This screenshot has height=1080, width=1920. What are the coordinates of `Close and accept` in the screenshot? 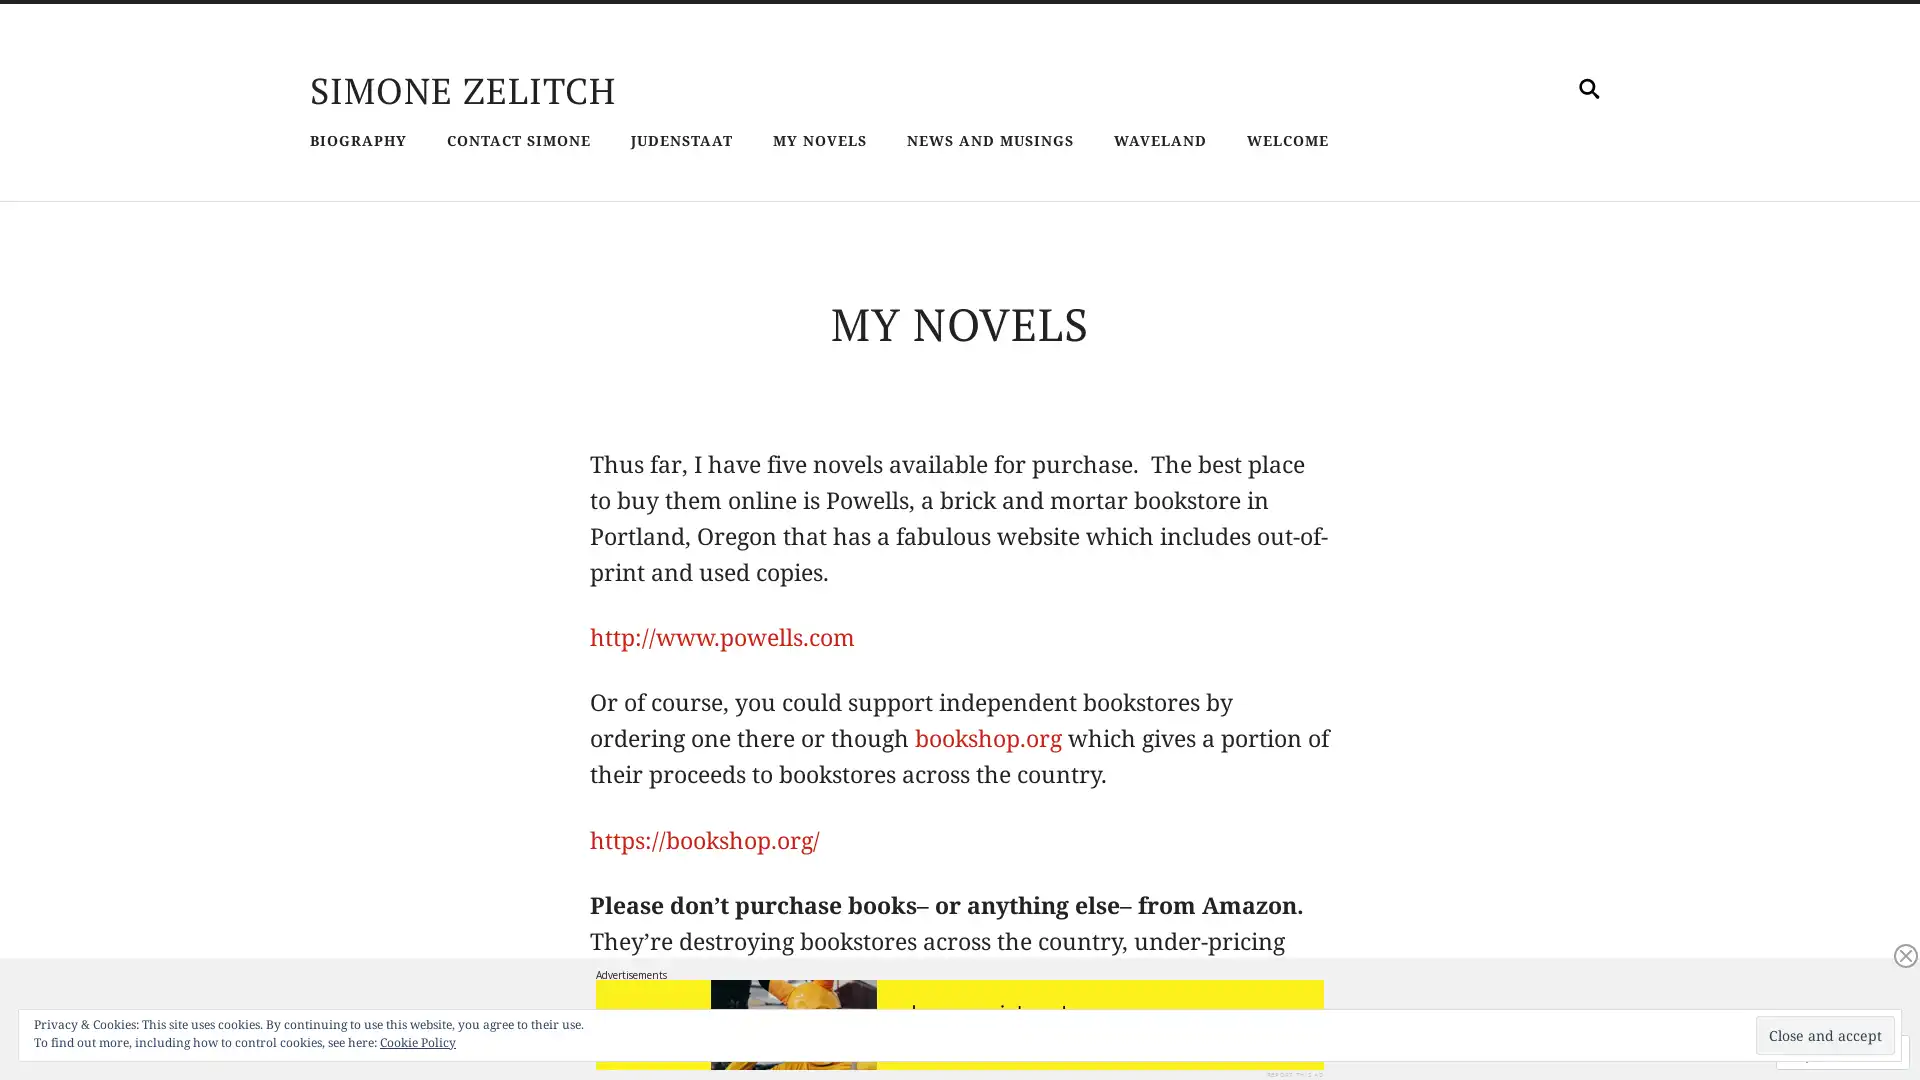 It's located at (1825, 1035).